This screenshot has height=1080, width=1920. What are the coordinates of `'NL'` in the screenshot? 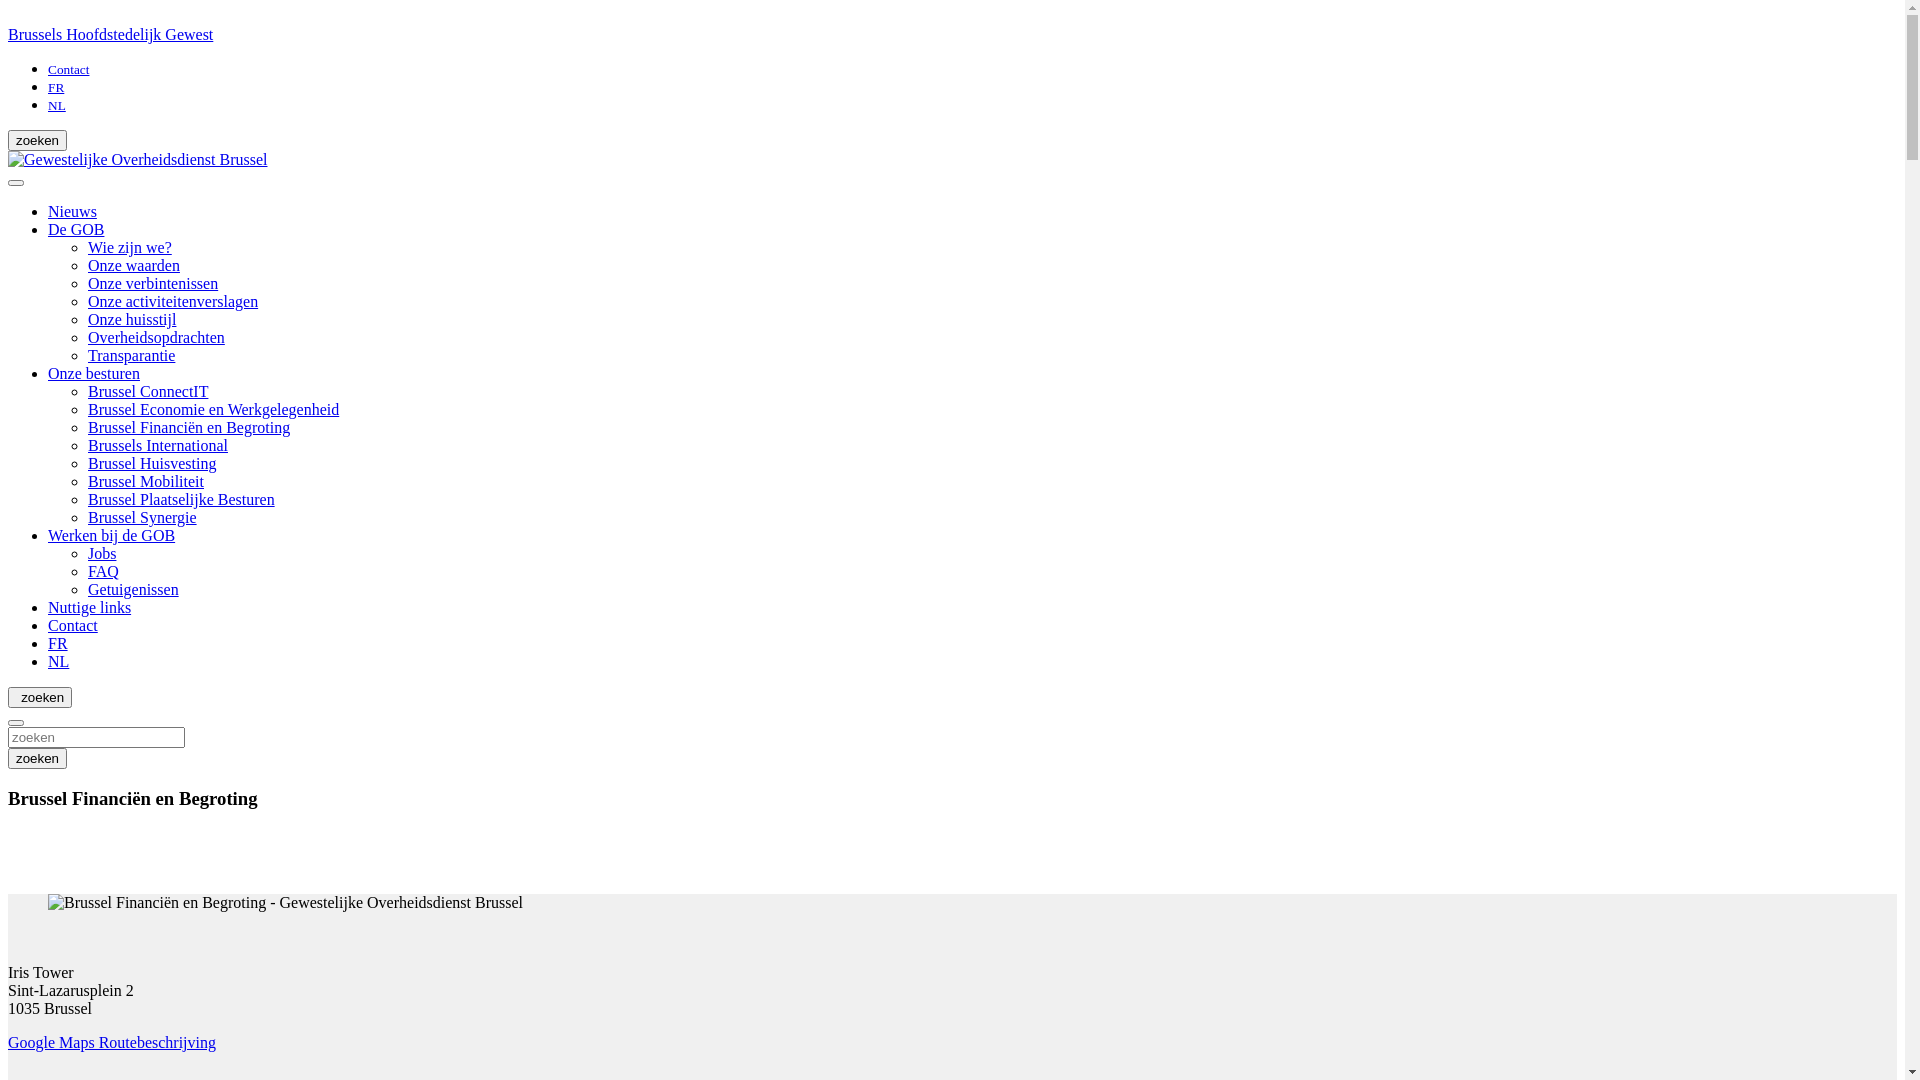 It's located at (57, 104).